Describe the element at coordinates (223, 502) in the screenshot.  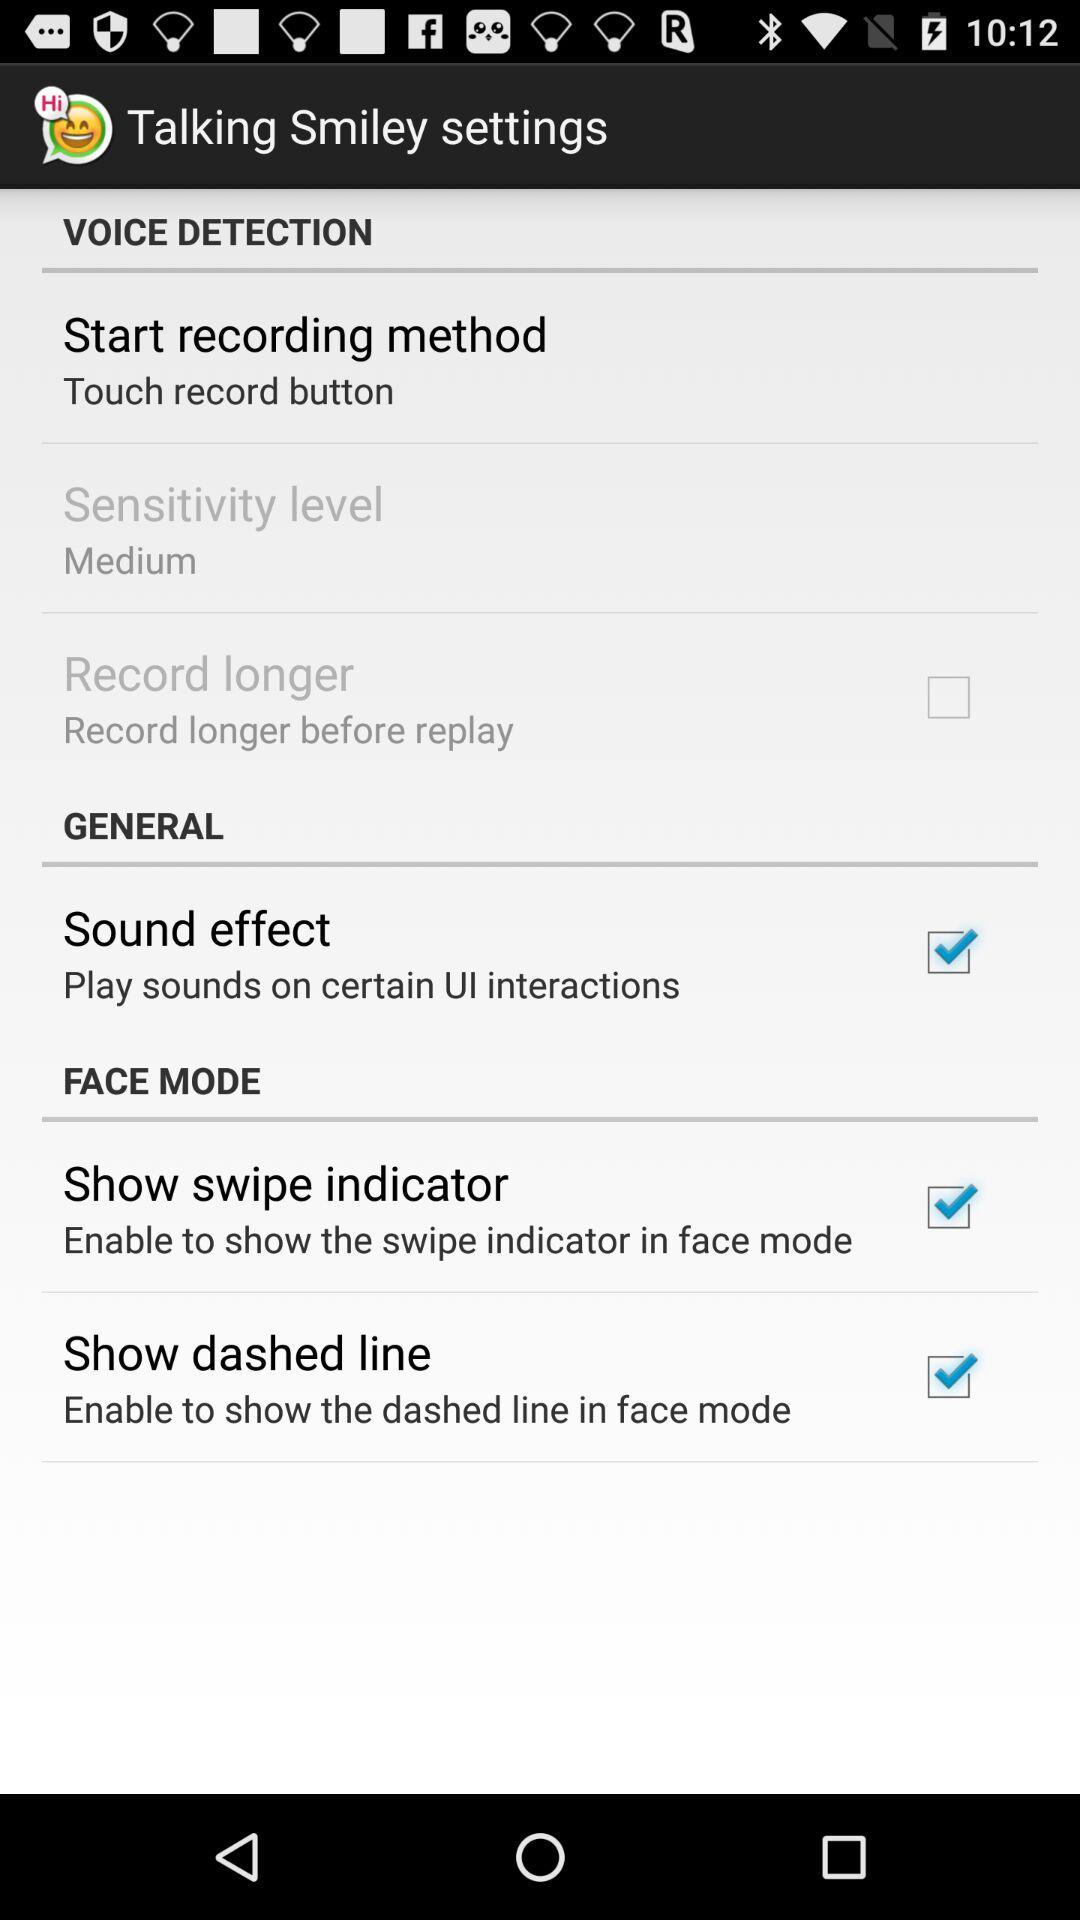
I see `sensitivity level icon` at that location.